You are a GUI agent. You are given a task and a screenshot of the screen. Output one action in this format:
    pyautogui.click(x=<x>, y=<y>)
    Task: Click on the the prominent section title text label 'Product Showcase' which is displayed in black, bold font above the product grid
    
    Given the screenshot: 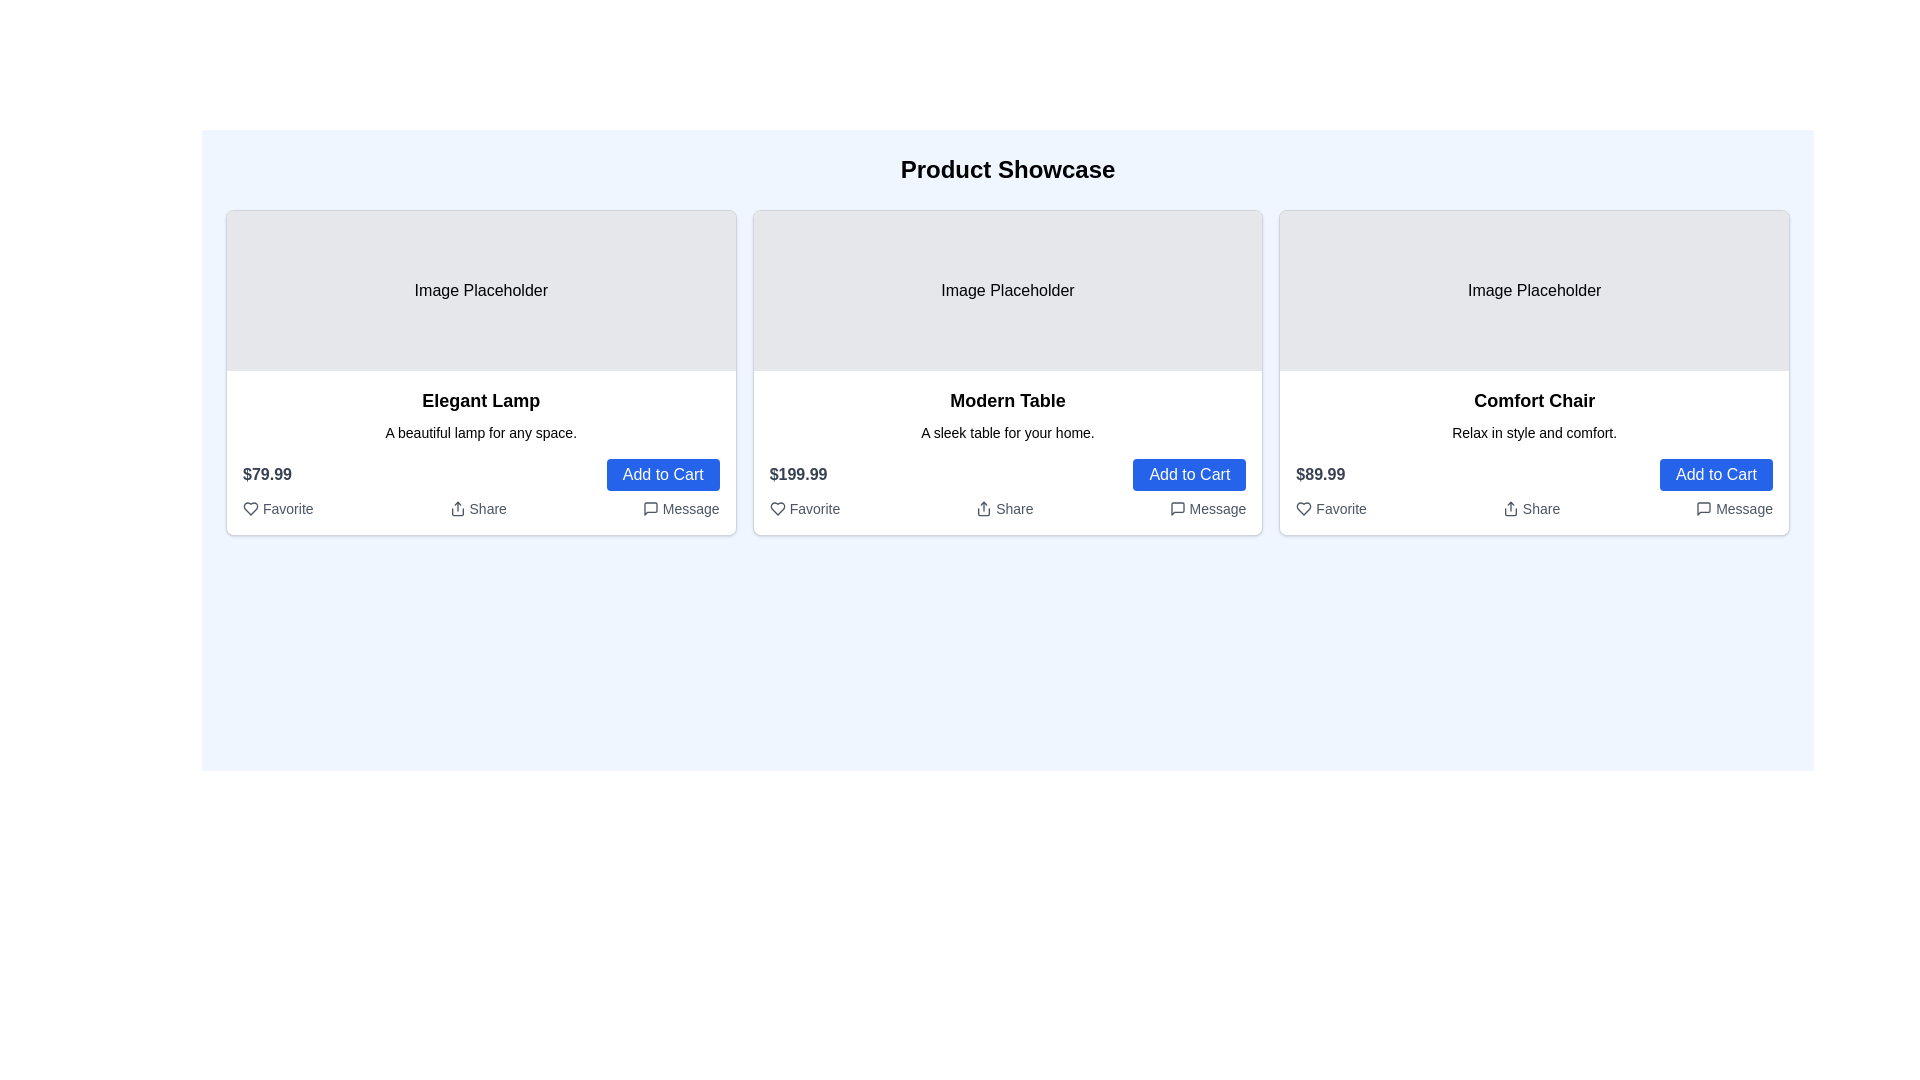 What is the action you would take?
    pyautogui.click(x=1008, y=168)
    